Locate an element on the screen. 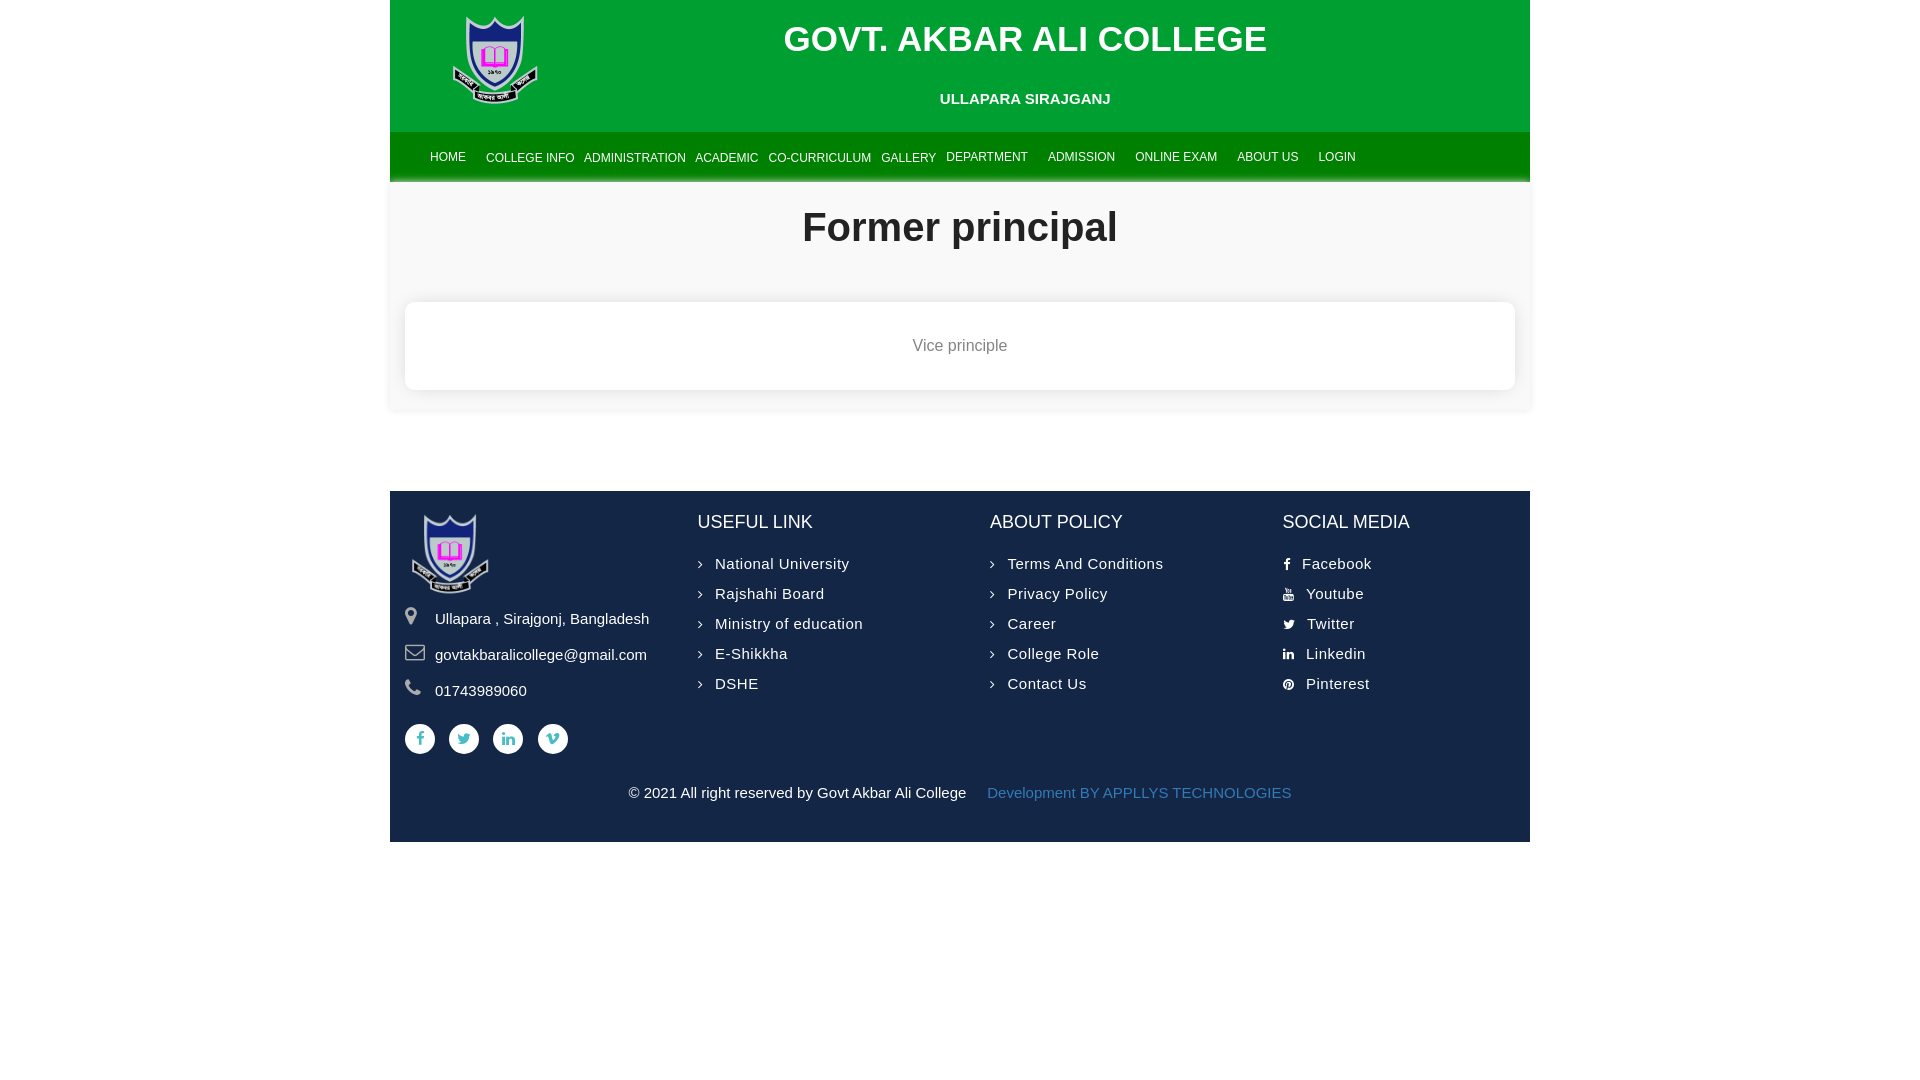 The image size is (1920, 1080). 'LOGIN' is located at coordinates (1336, 156).